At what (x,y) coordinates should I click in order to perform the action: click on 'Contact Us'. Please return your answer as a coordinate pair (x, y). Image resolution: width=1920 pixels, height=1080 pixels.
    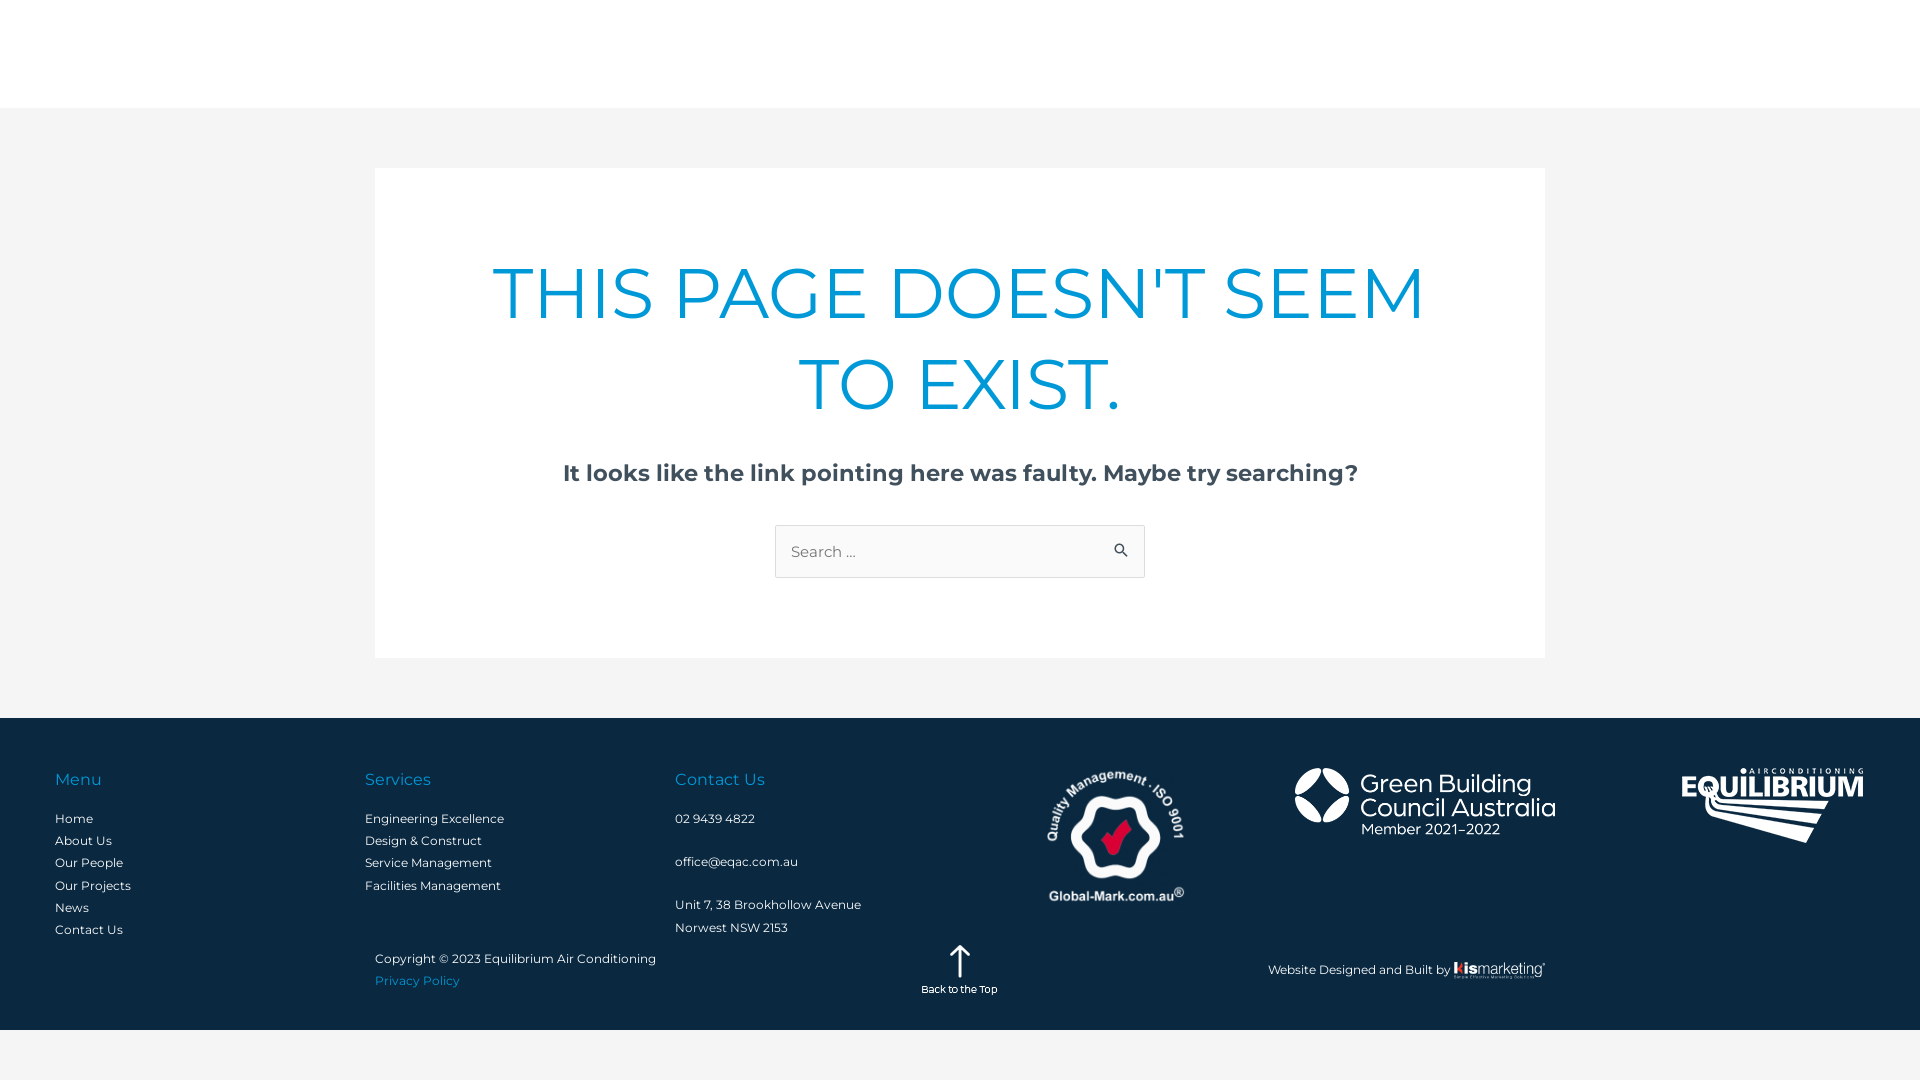
    Looking at the image, I should click on (1786, 53).